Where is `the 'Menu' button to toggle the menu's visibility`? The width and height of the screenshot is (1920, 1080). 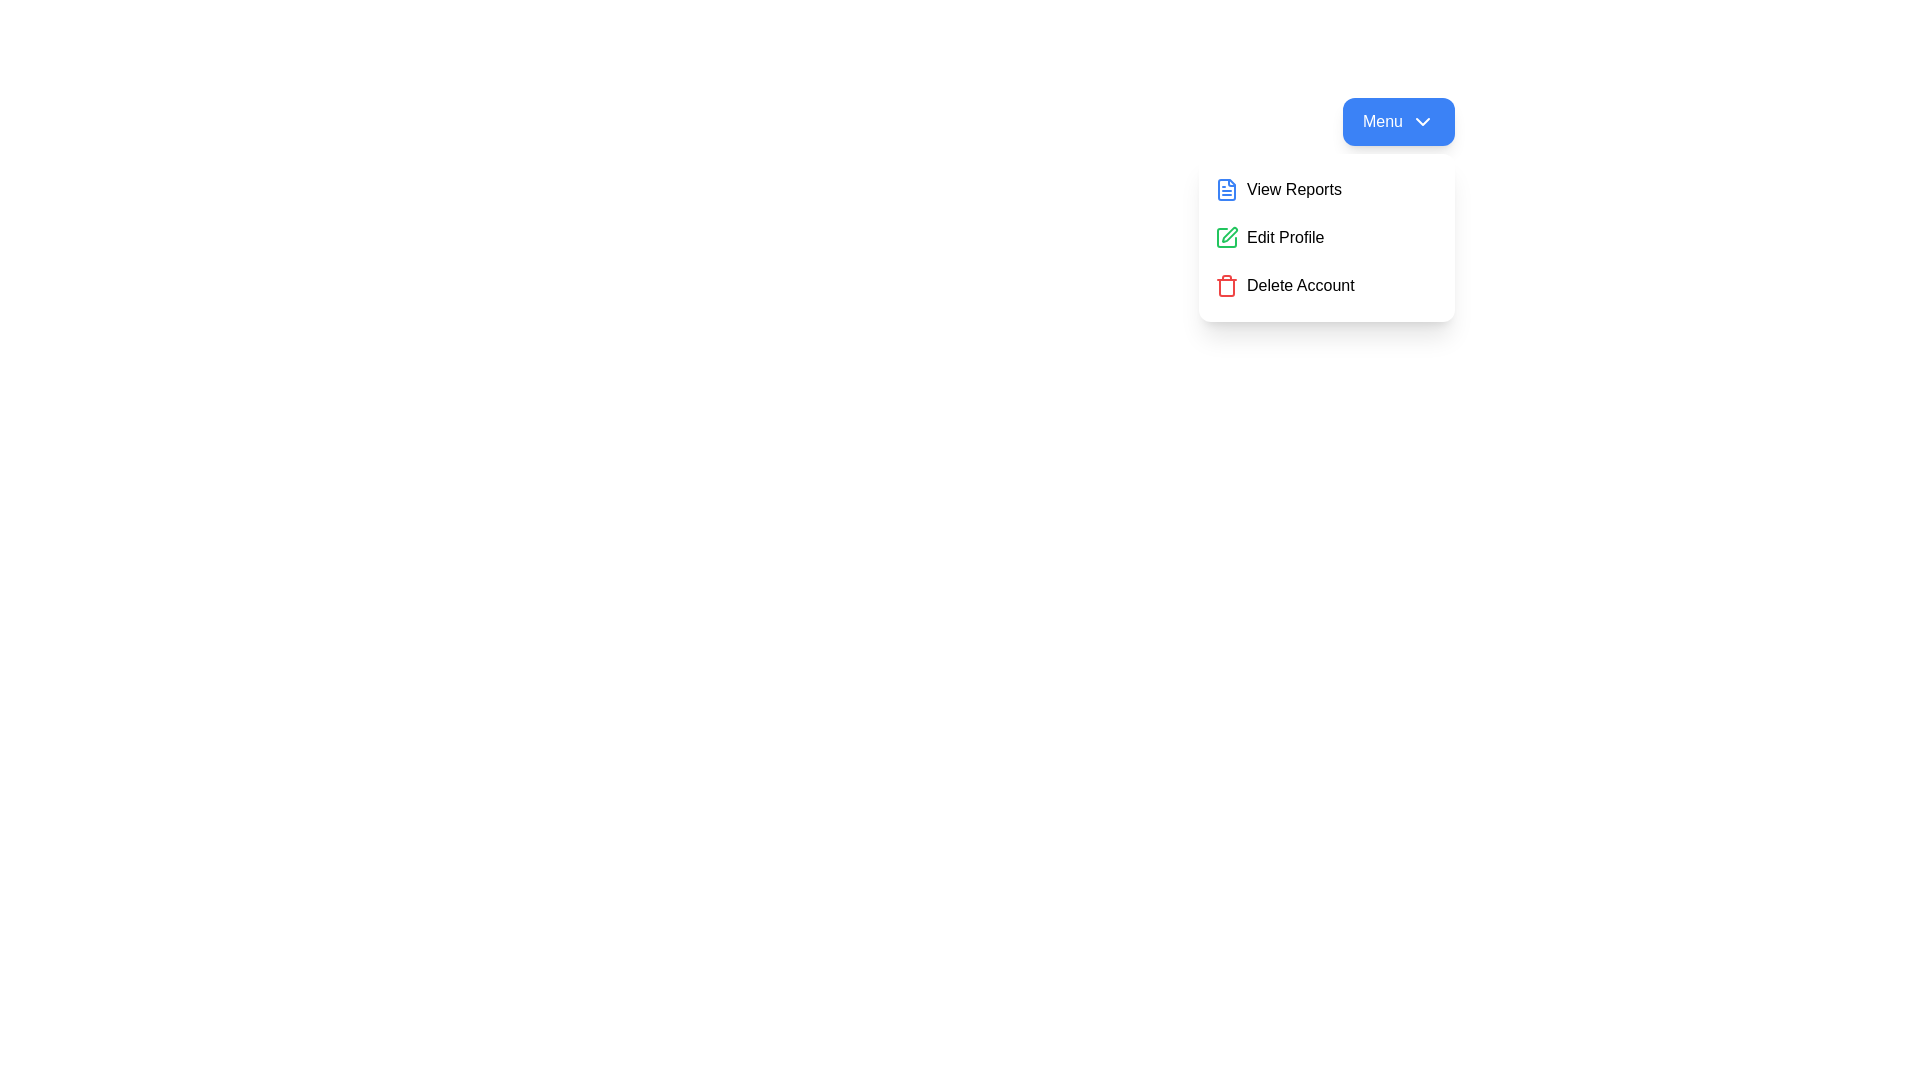
the 'Menu' button to toggle the menu's visibility is located at coordinates (1397, 122).